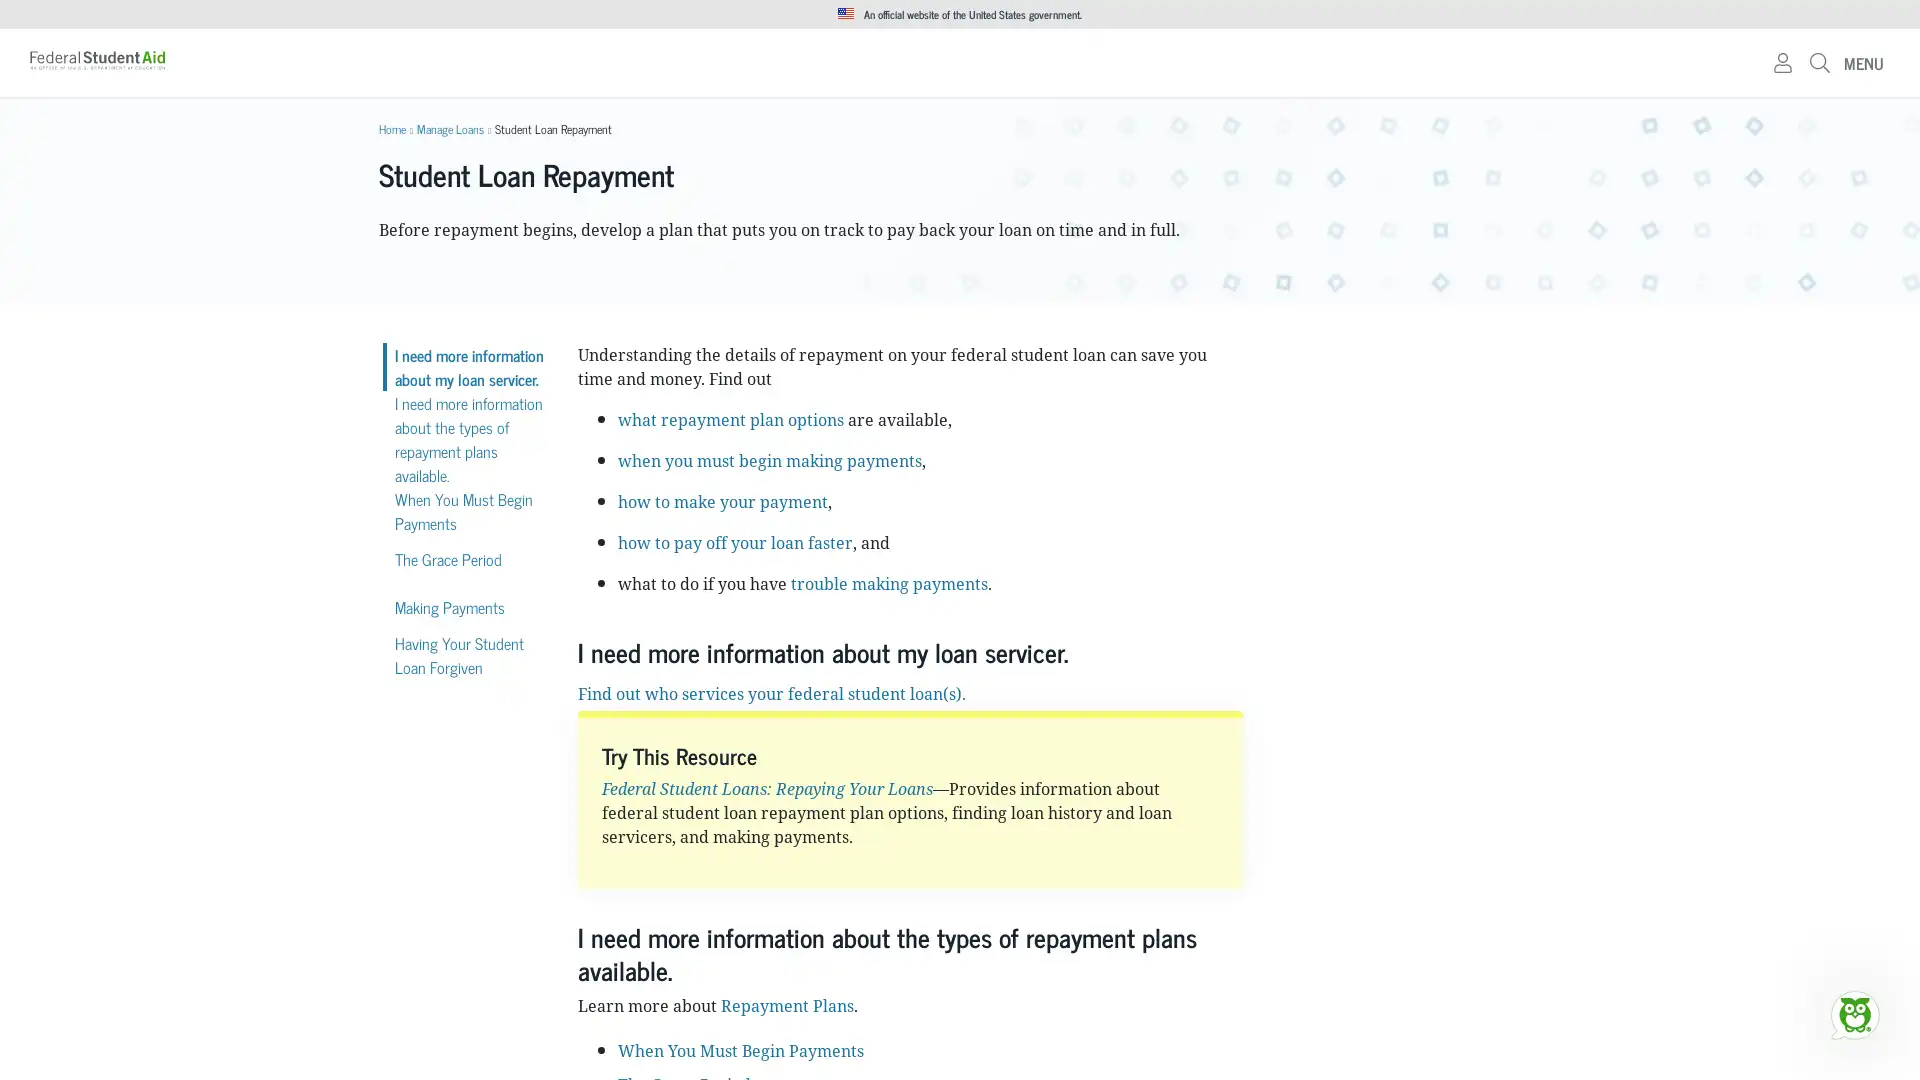 The width and height of the screenshot is (1920, 1080). I want to click on Initiate Chat, so click(1853, 1014).